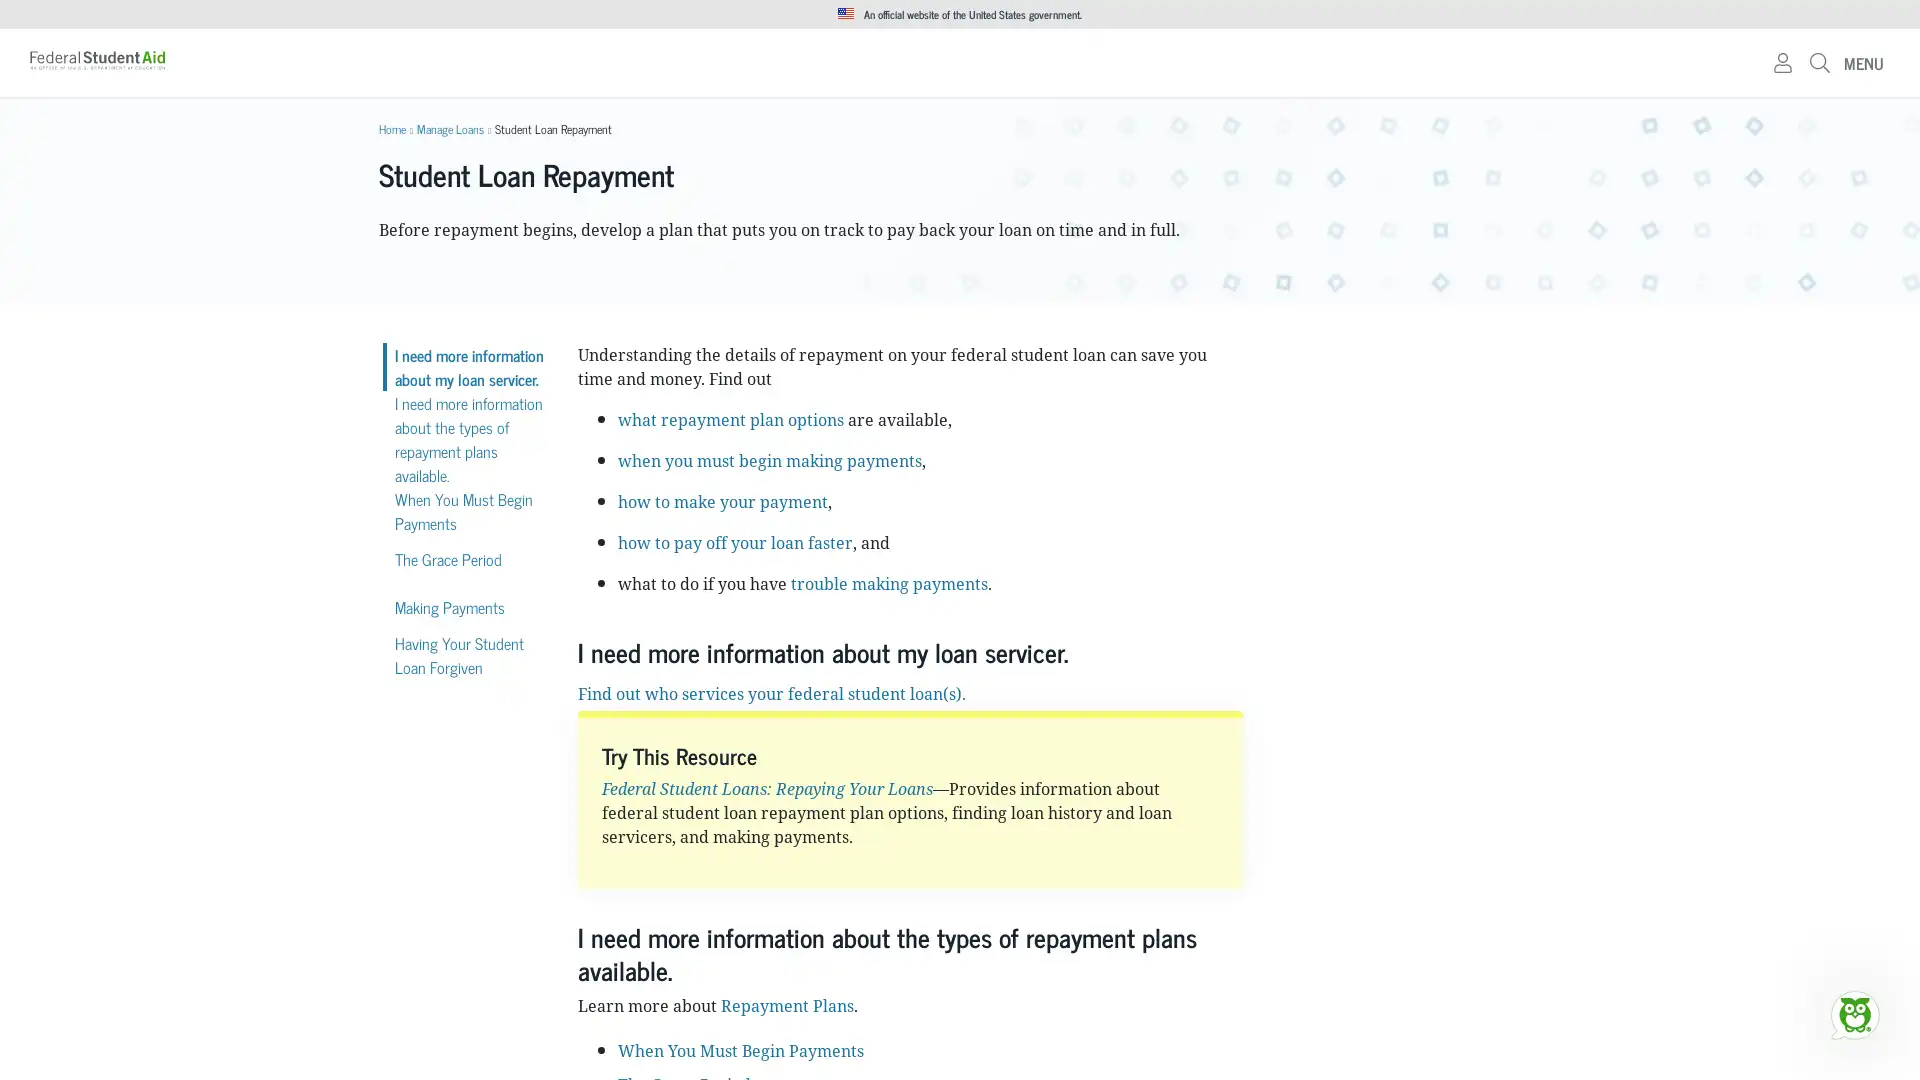 The width and height of the screenshot is (1920, 1080). I want to click on Initiate Chat, so click(1853, 1014).